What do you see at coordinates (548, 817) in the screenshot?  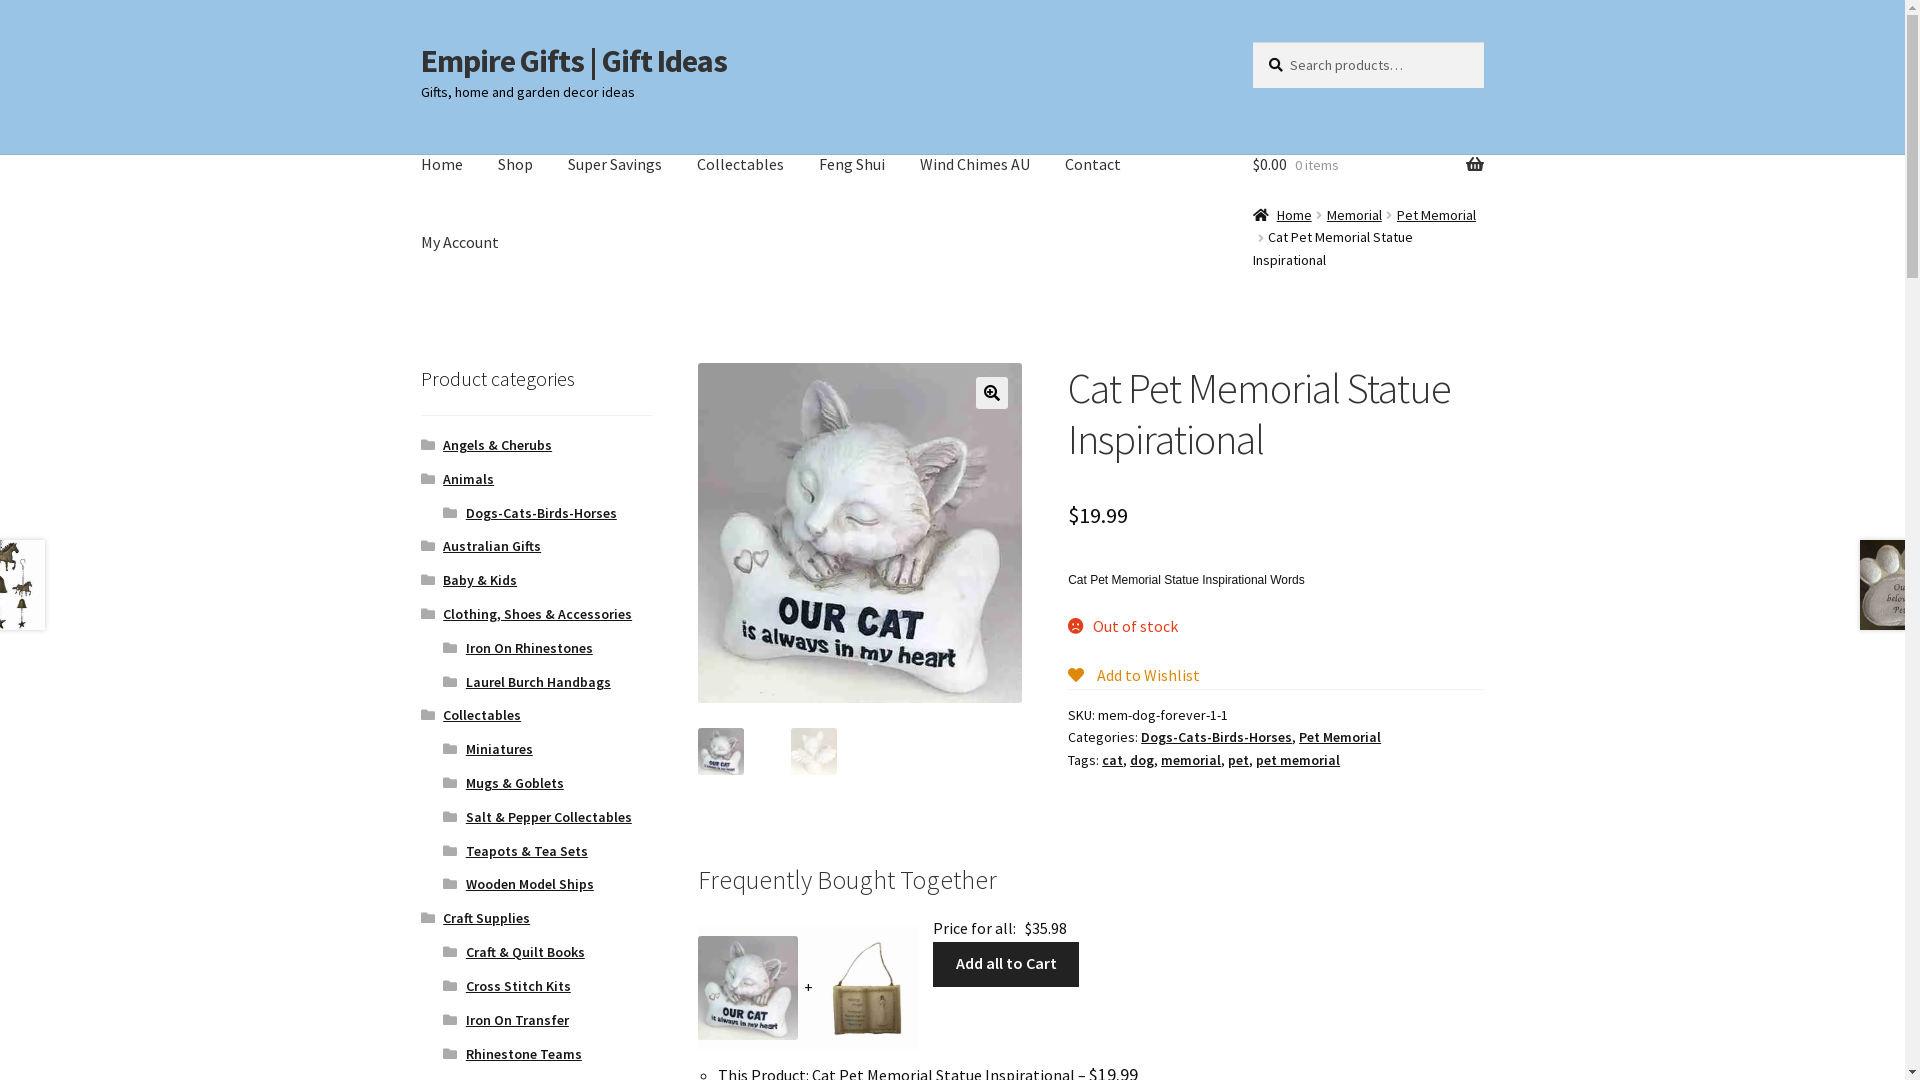 I see `'Salt & Pepper Collectables'` at bounding box center [548, 817].